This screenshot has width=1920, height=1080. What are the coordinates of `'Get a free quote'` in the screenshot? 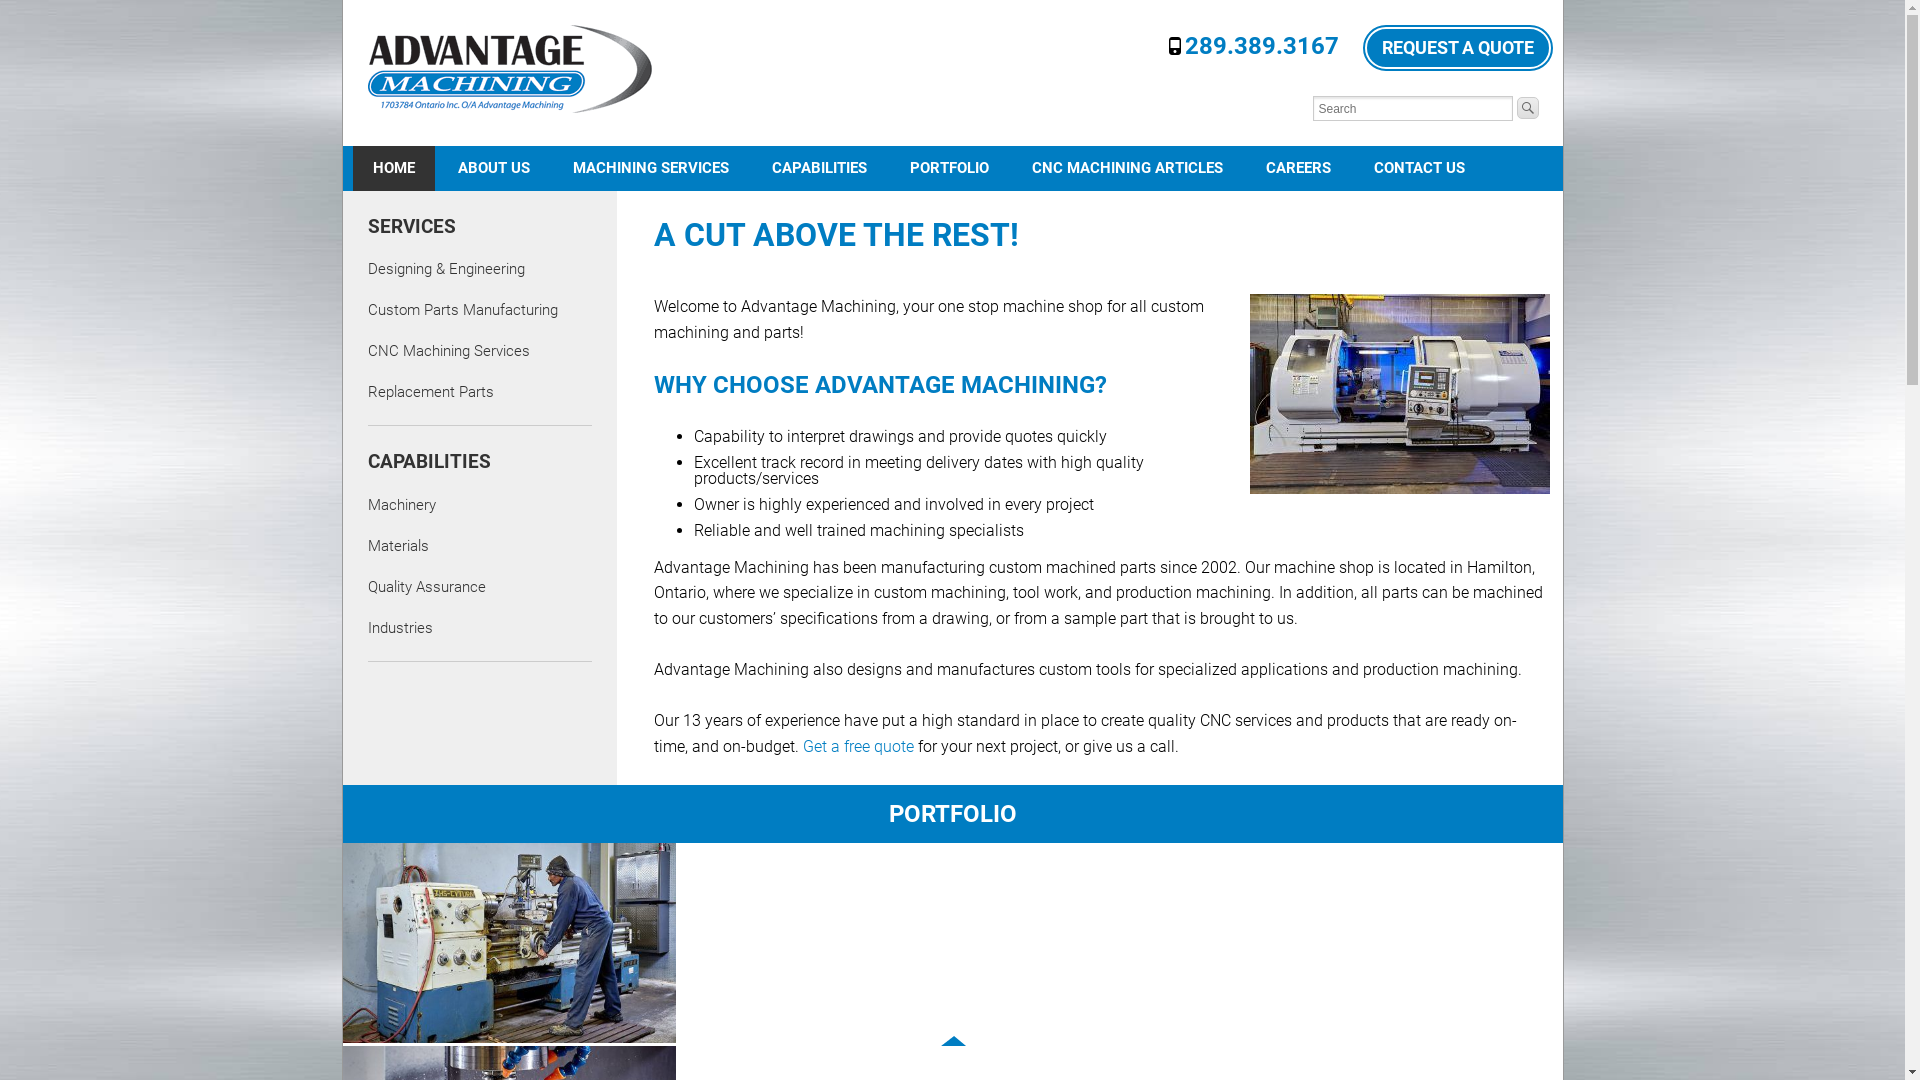 It's located at (802, 746).